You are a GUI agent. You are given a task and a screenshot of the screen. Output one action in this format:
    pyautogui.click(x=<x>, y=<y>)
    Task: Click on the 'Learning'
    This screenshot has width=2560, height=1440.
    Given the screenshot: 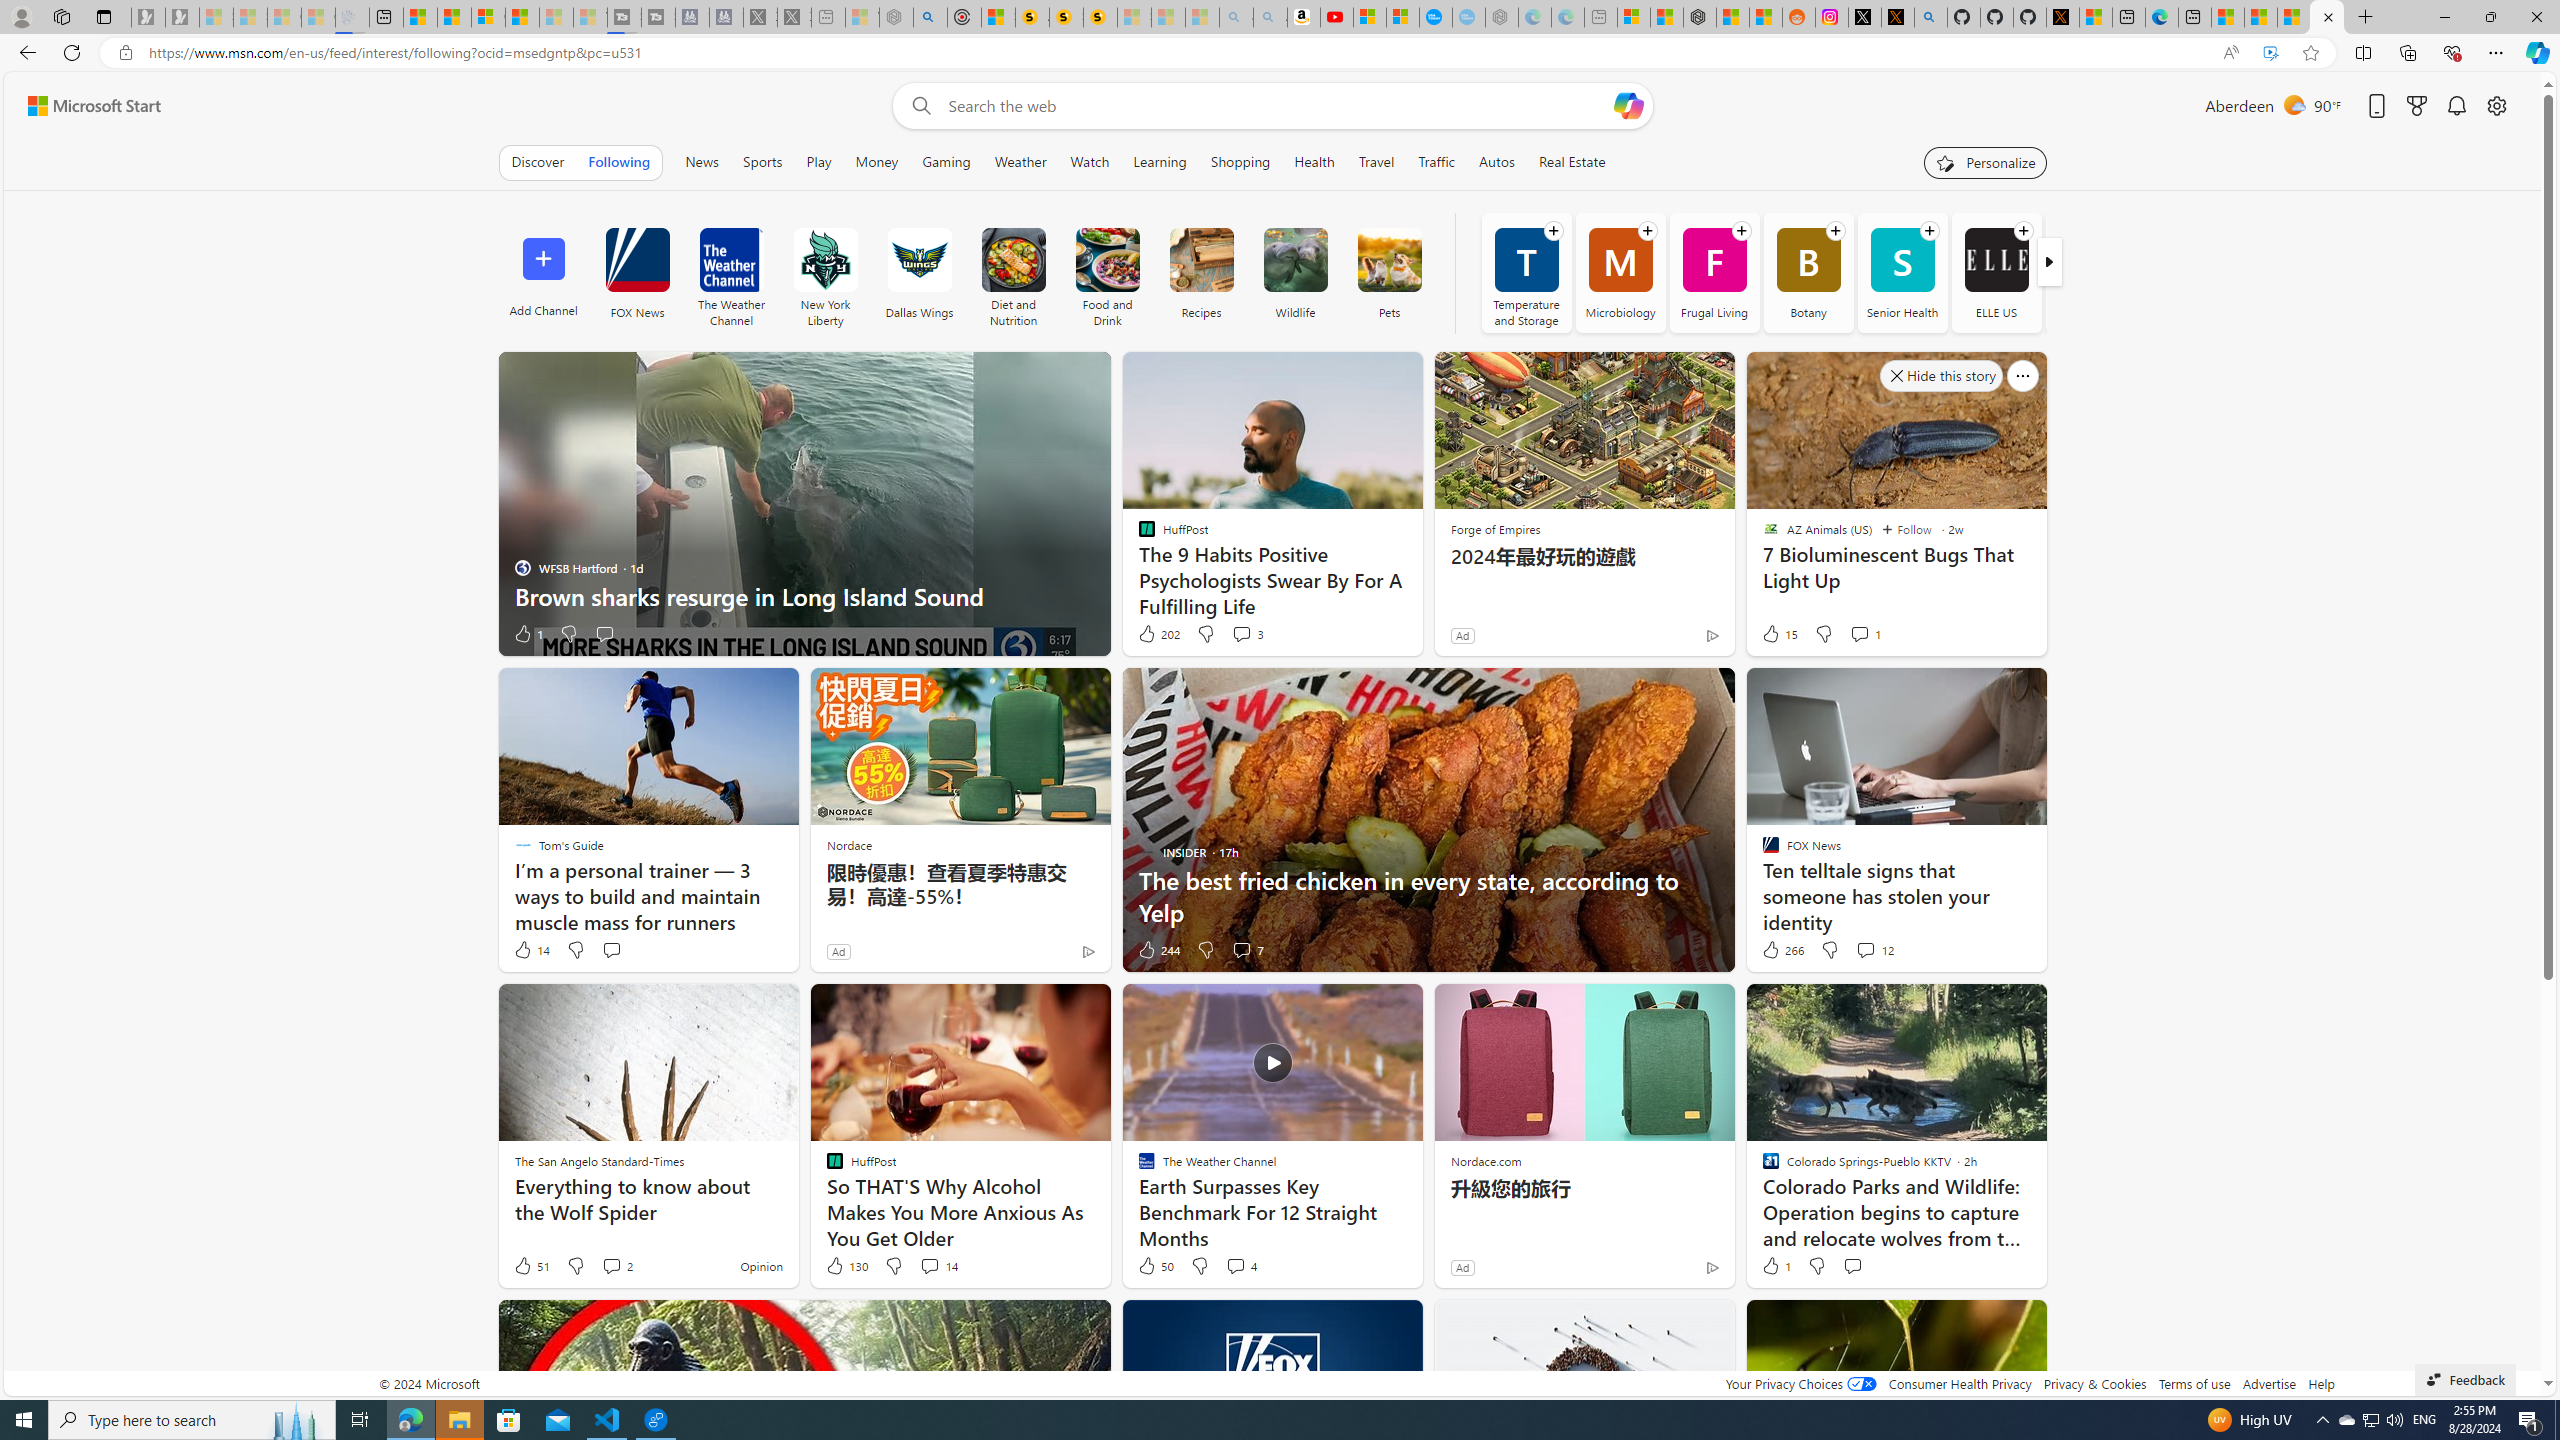 What is the action you would take?
    pyautogui.click(x=1158, y=161)
    